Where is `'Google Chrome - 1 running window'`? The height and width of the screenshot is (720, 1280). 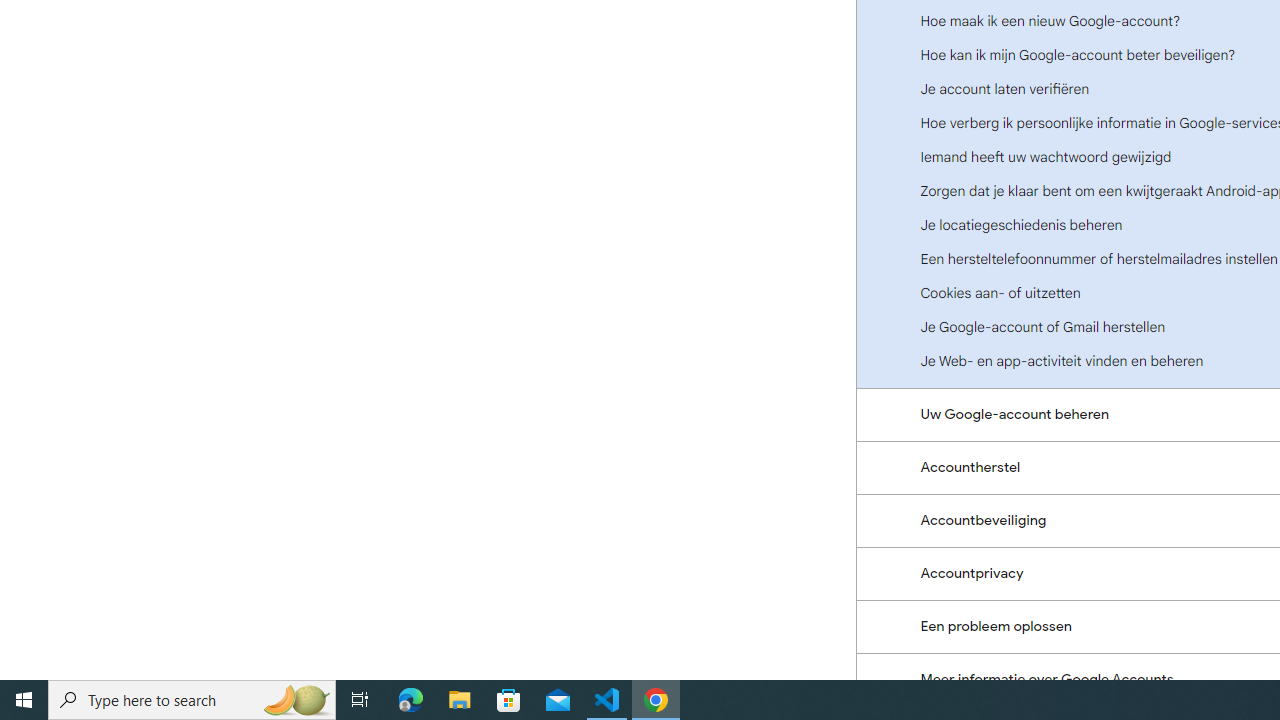
'Google Chrome - 1 running window' is located at coordinates (656, 698).